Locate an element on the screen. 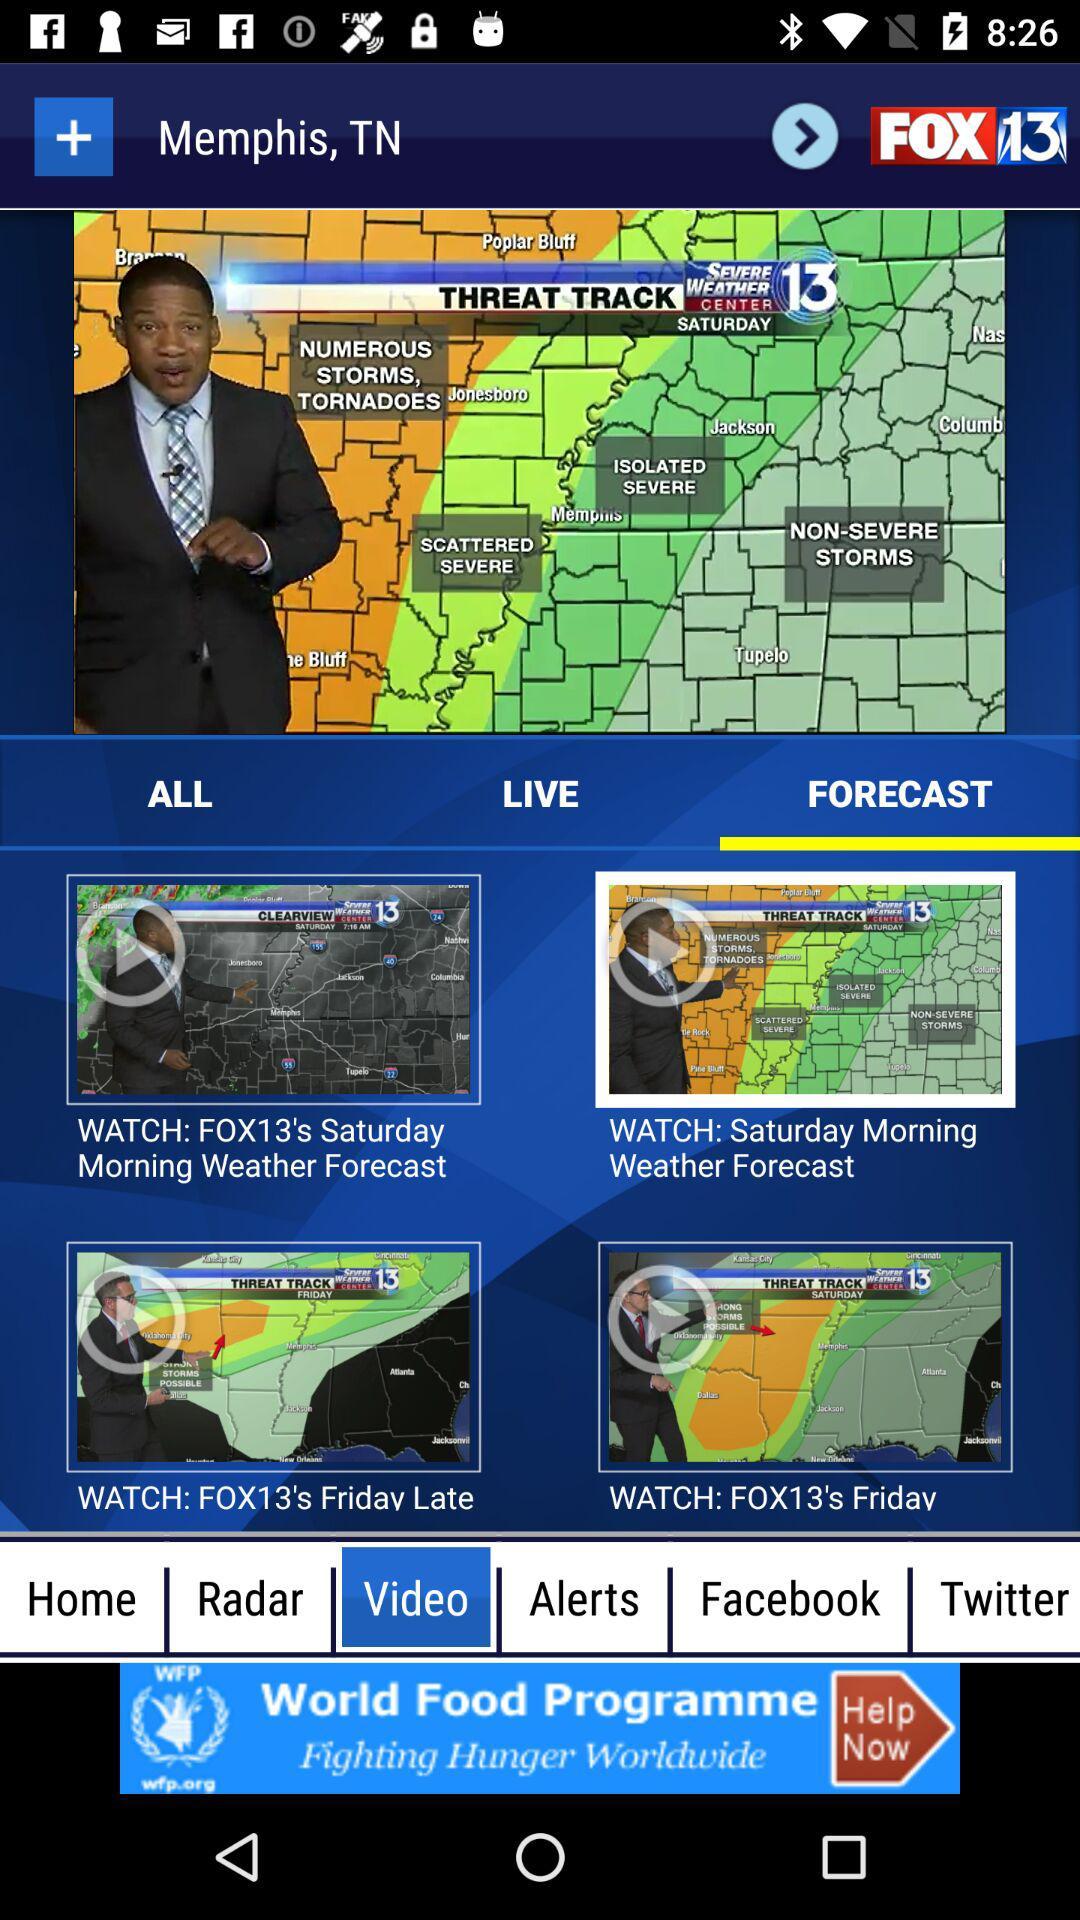 This screenshot has width=1080, height=1920. the arrow_forward icon is located at coordinates (804, 135).